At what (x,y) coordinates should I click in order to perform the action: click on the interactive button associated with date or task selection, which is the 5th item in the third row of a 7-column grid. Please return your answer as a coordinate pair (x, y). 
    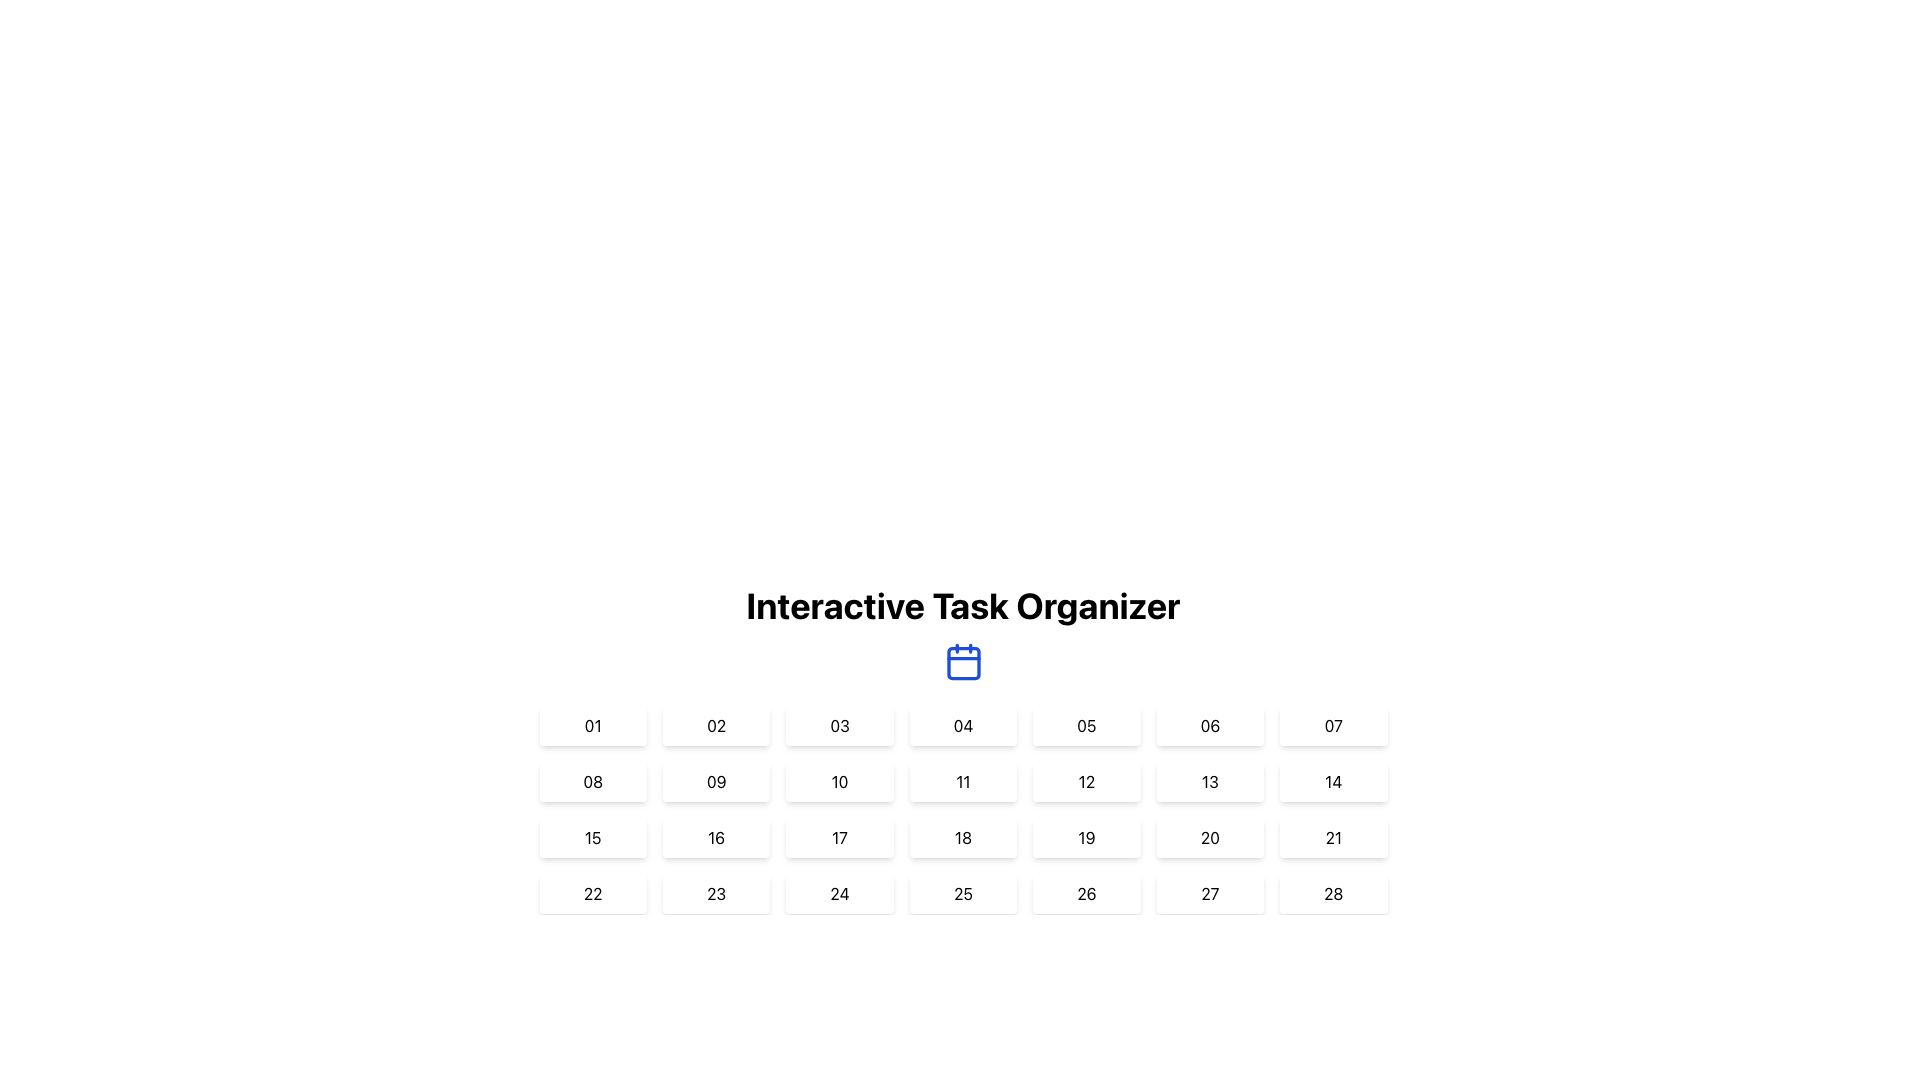
    Looking at the image, I should click on (1085, 837).